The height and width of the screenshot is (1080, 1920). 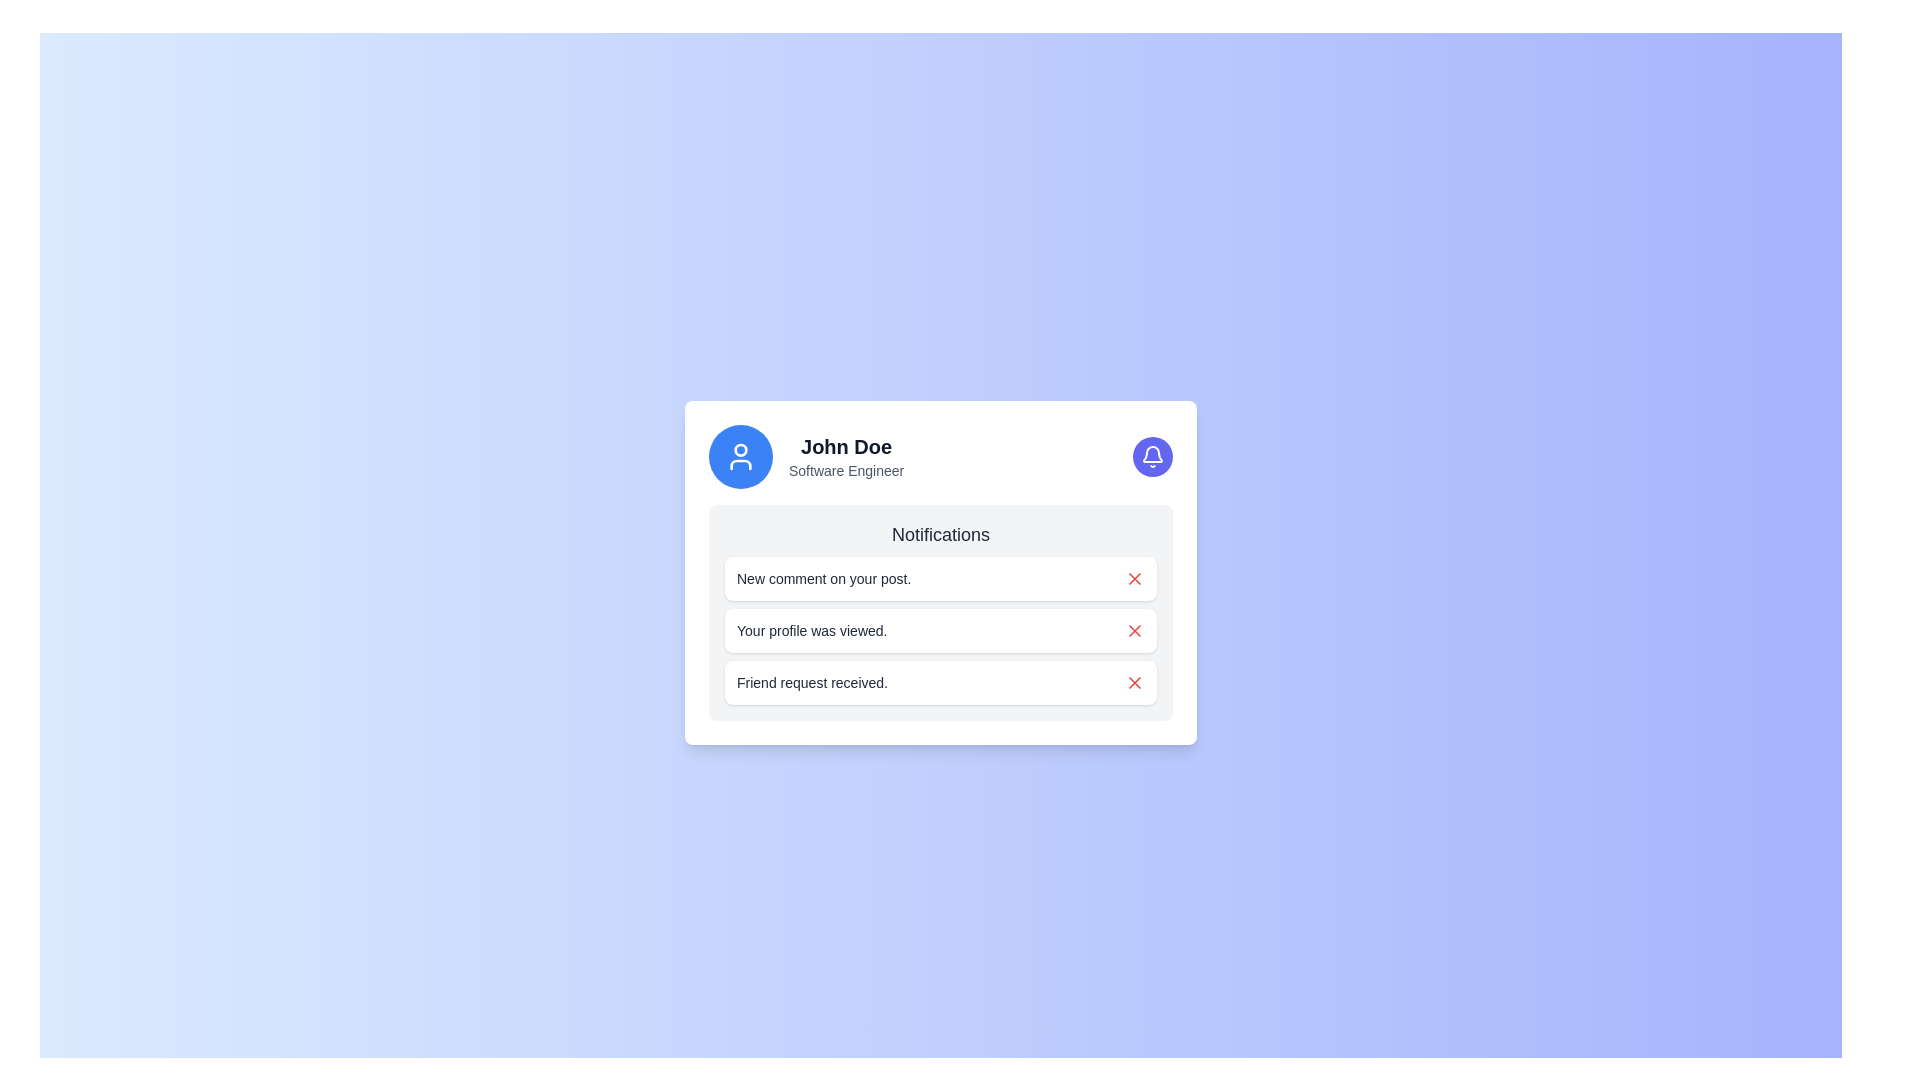 I want to click on text displayed in the profile header of the user, which is located in the top-center of the card component, to the right of the circular blue icon, so click(x=846, y=456).